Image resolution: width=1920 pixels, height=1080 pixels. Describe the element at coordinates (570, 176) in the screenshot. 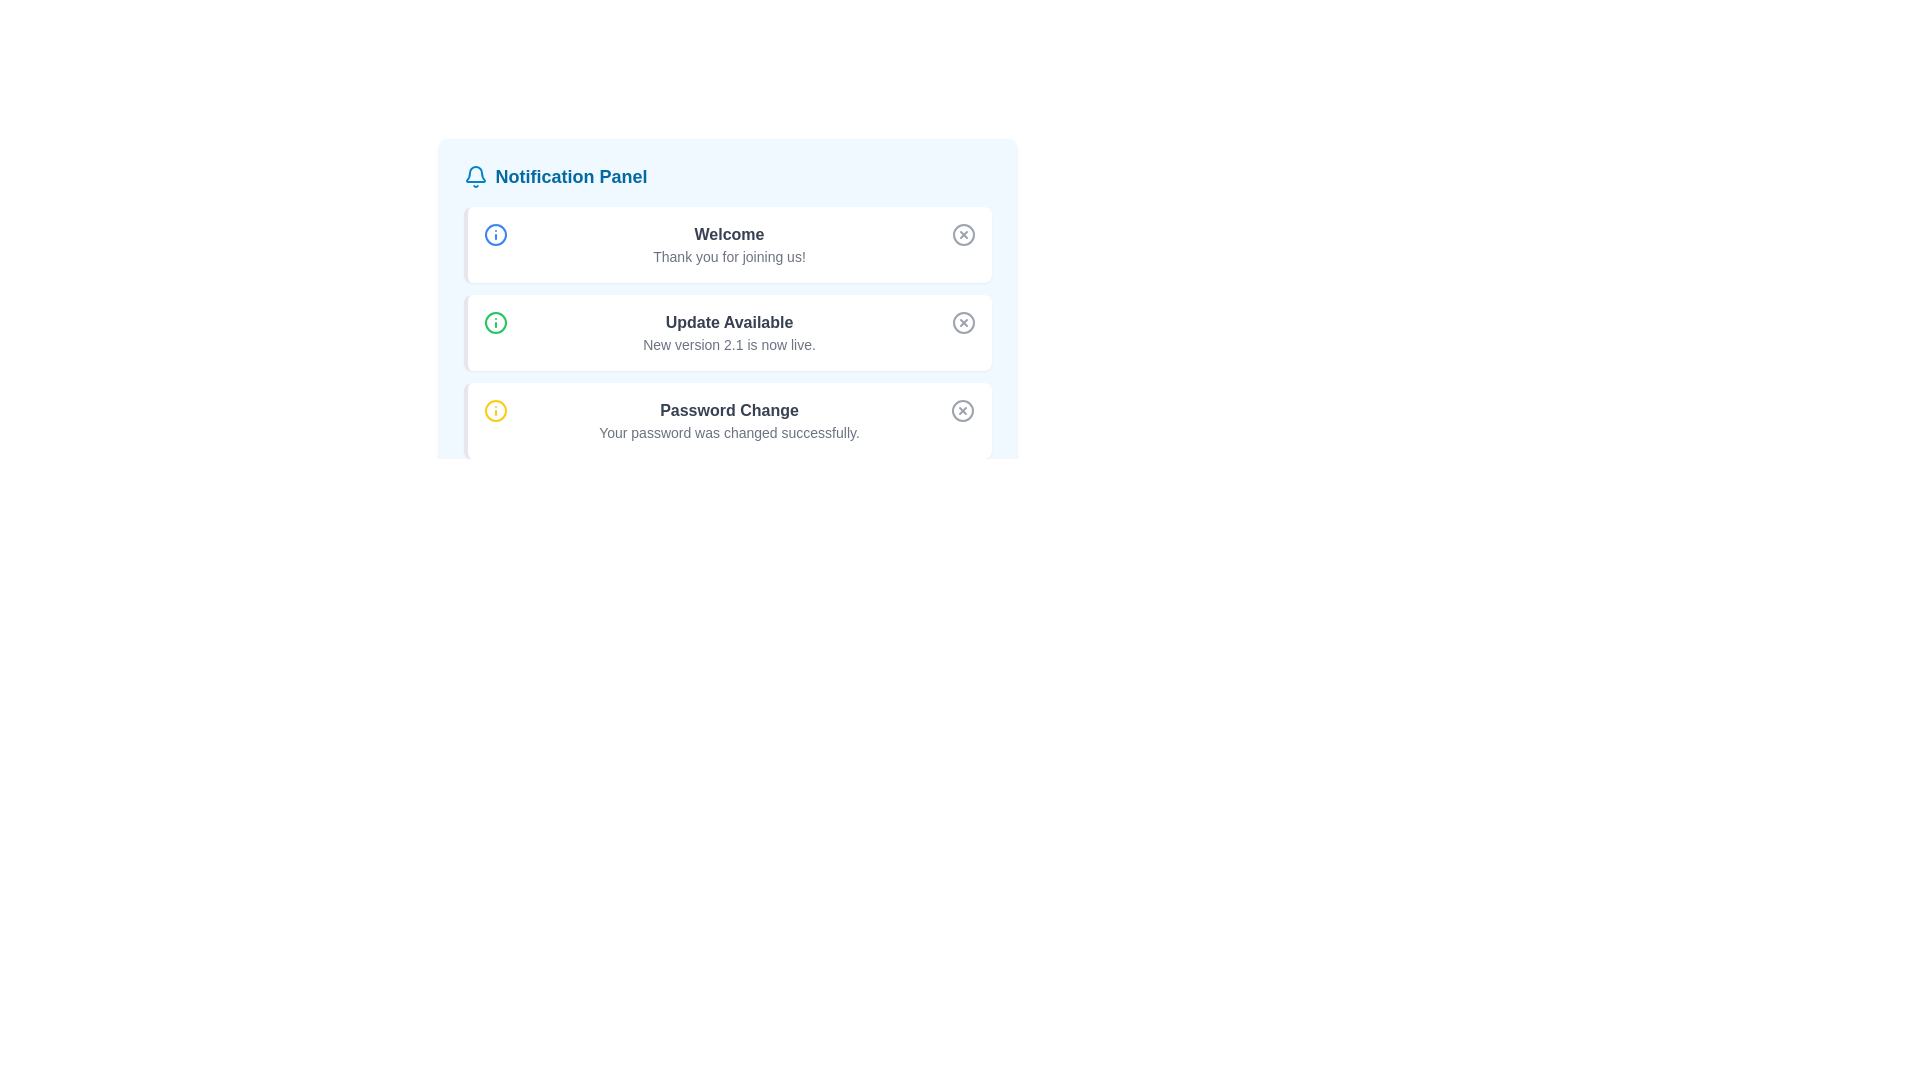

I see `the Text label that serves as a heading for the Notification Panel, located at the top-center of the notification interface, next to a bell icon` at that location.